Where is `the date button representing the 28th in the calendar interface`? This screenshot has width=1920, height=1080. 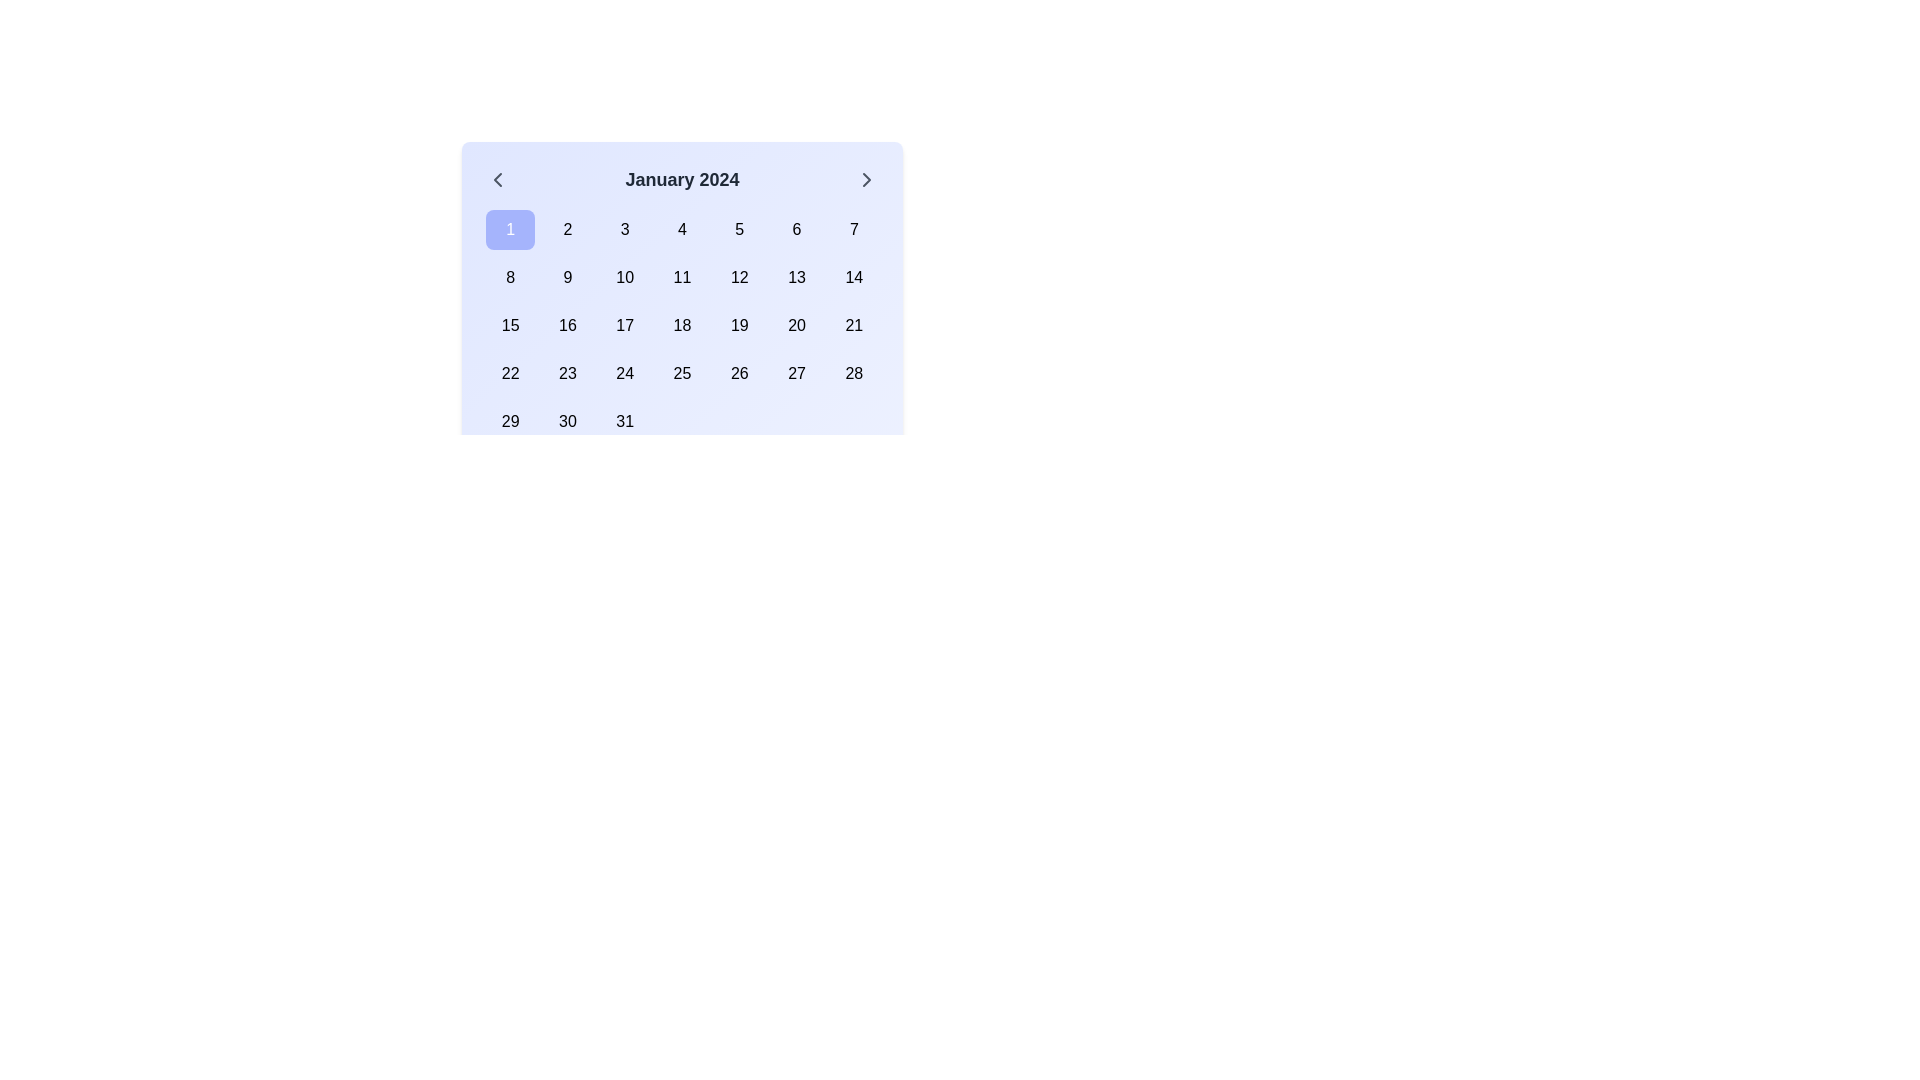 the date button representing the 28th in the calendar interface is located at coordinates (854, 374).